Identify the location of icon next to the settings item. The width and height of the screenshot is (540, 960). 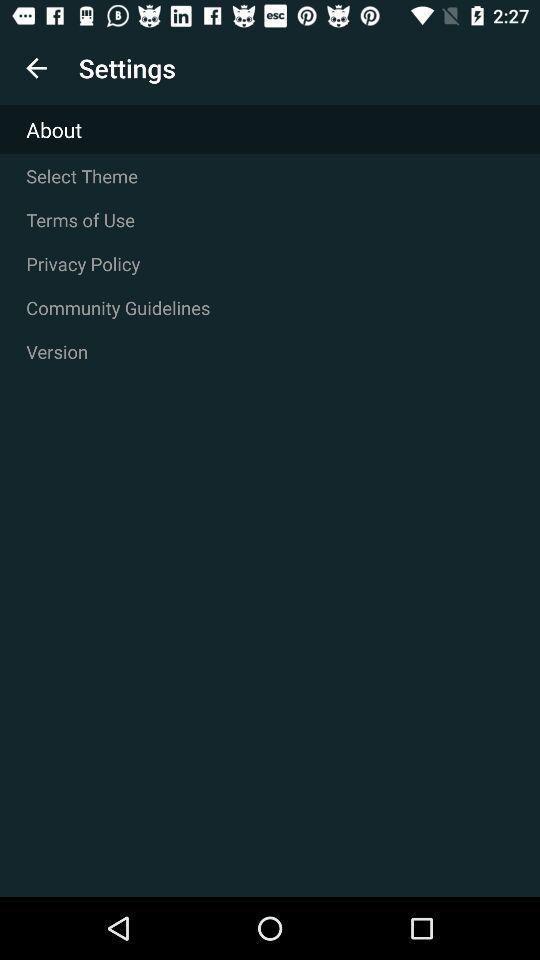
(36, 68).